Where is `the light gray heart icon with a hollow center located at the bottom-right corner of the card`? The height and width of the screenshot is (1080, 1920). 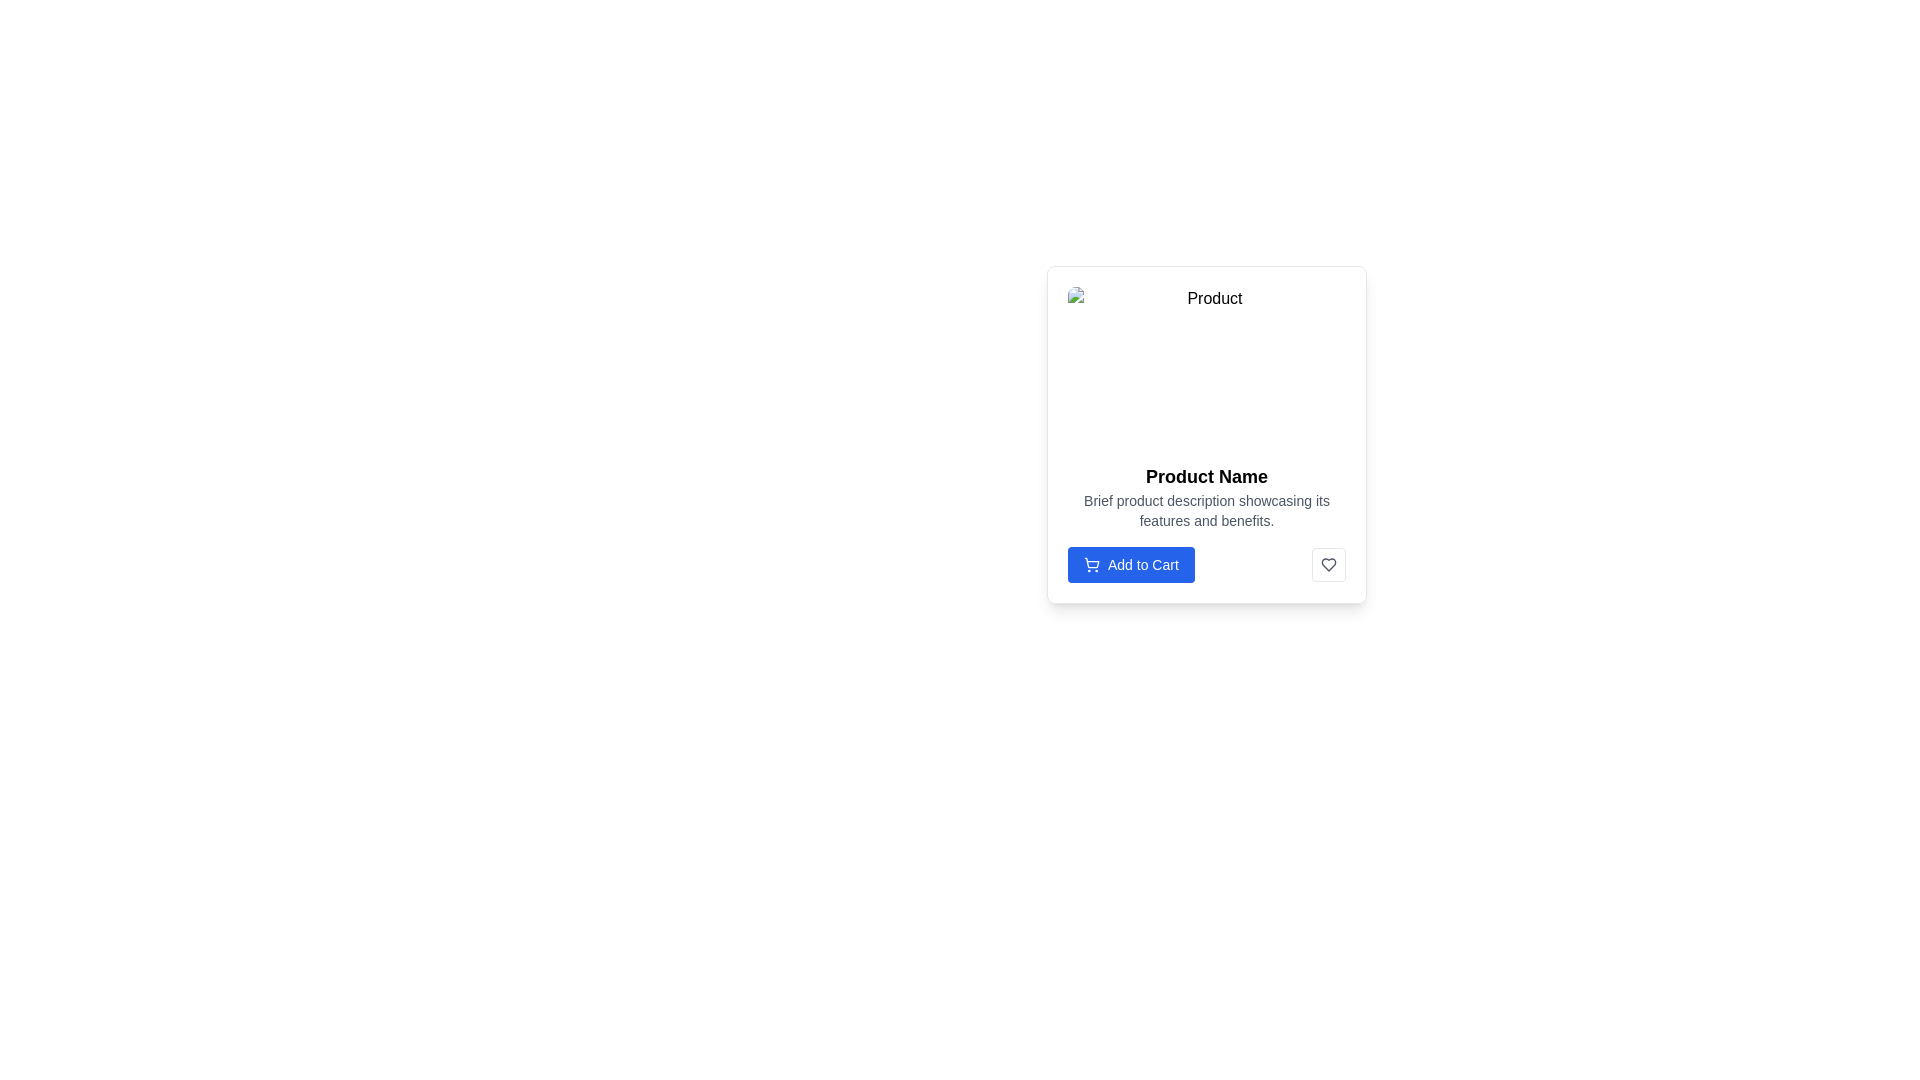
the light gray heart icon with a hollow center located at the bottom-right corner of the card is located at coordinates (1329, 564).